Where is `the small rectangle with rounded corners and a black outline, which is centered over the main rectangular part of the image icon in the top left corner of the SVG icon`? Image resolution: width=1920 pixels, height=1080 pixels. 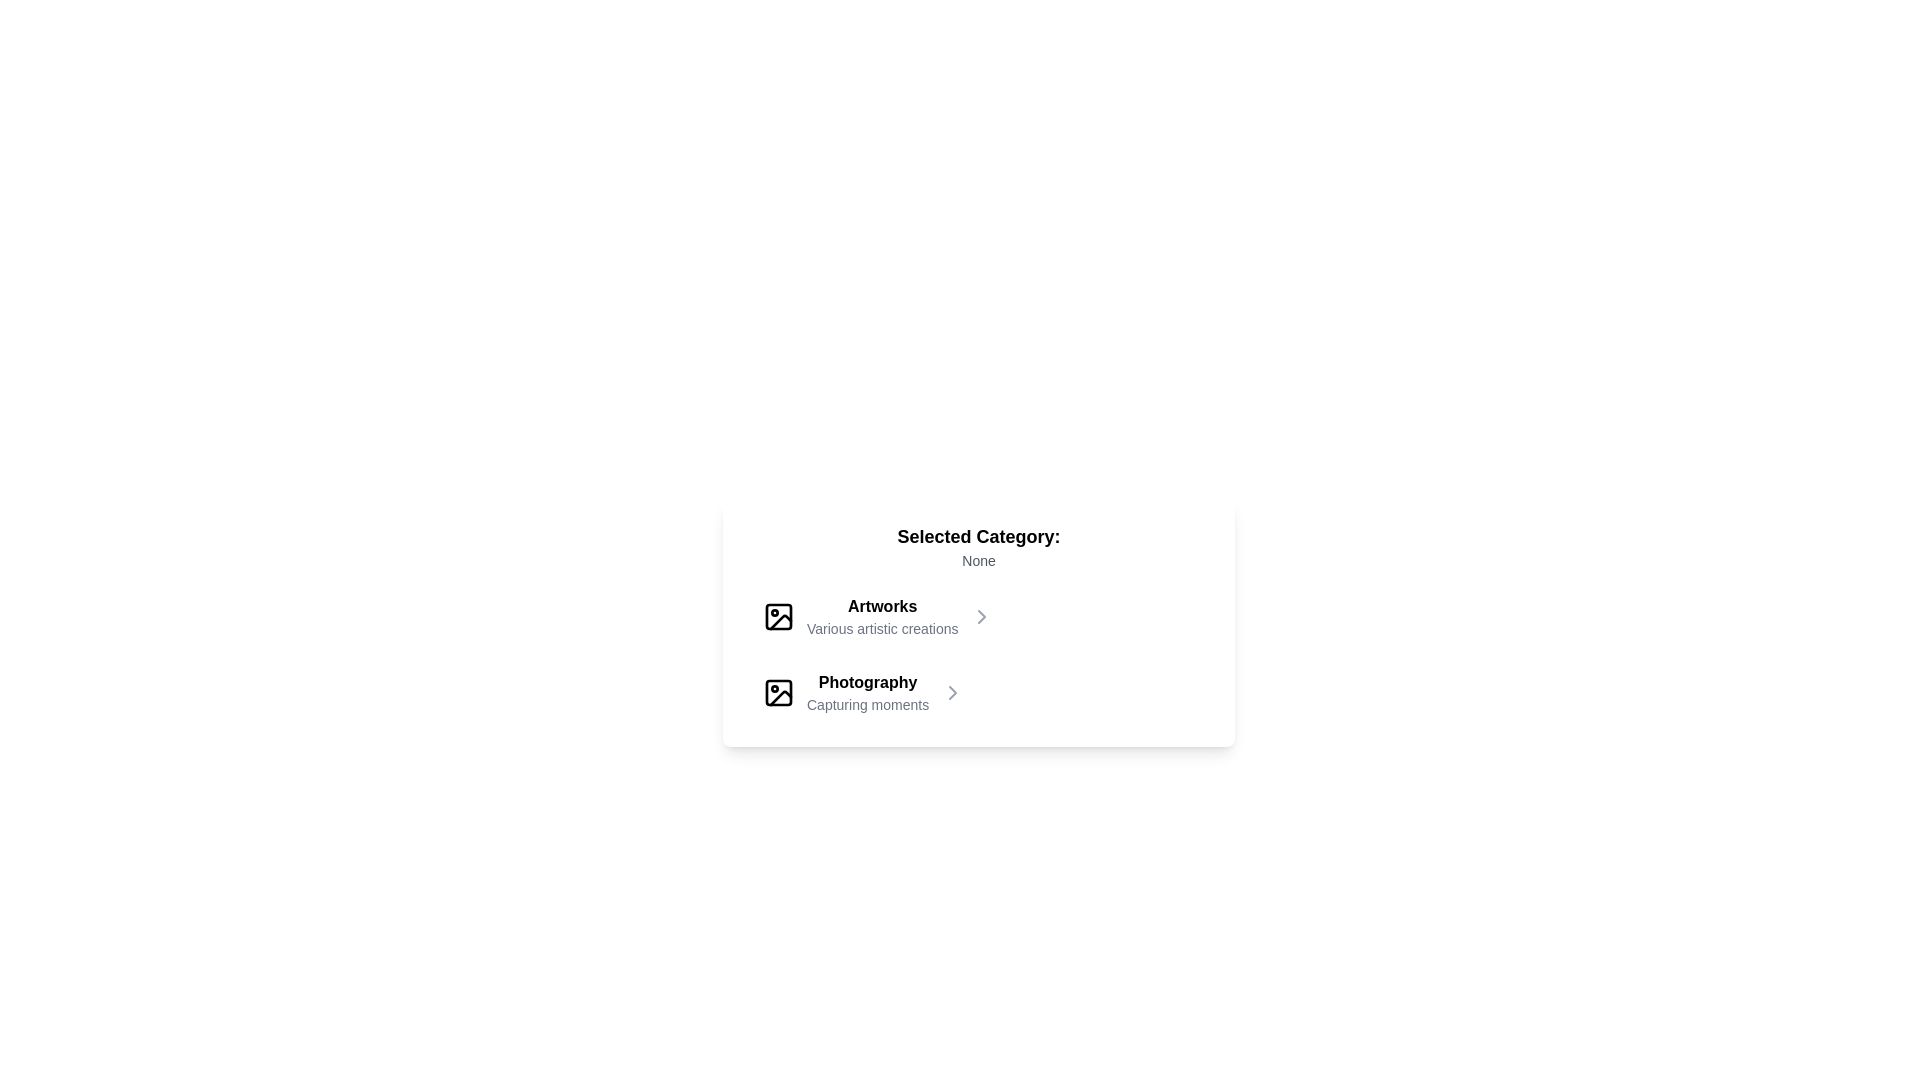
the small rectangle with rounded corners and a black outline, which is centered over the main rectangular part of the image icon in the top left corner of the SVG icon is located at coordinates (777, 616).